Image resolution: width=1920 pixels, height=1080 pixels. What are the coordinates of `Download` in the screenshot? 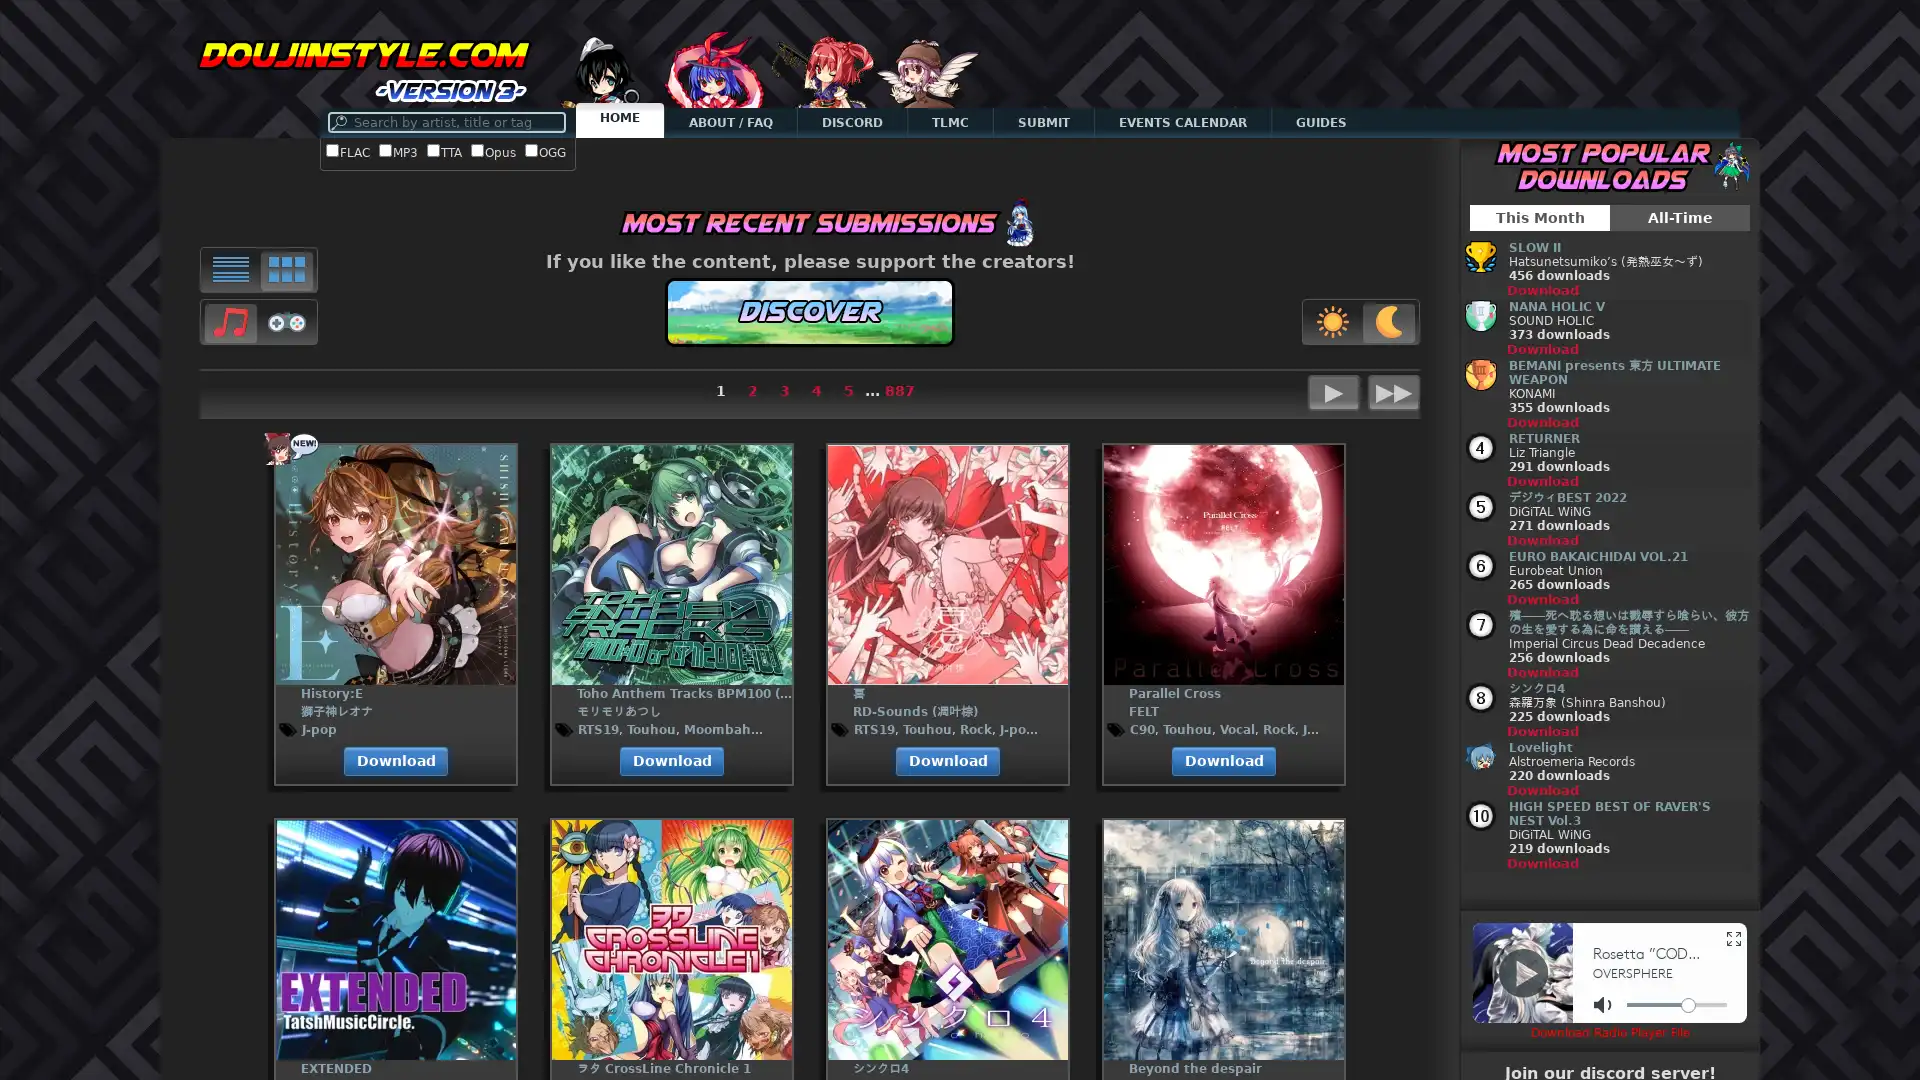 It's located at (1541, 789).